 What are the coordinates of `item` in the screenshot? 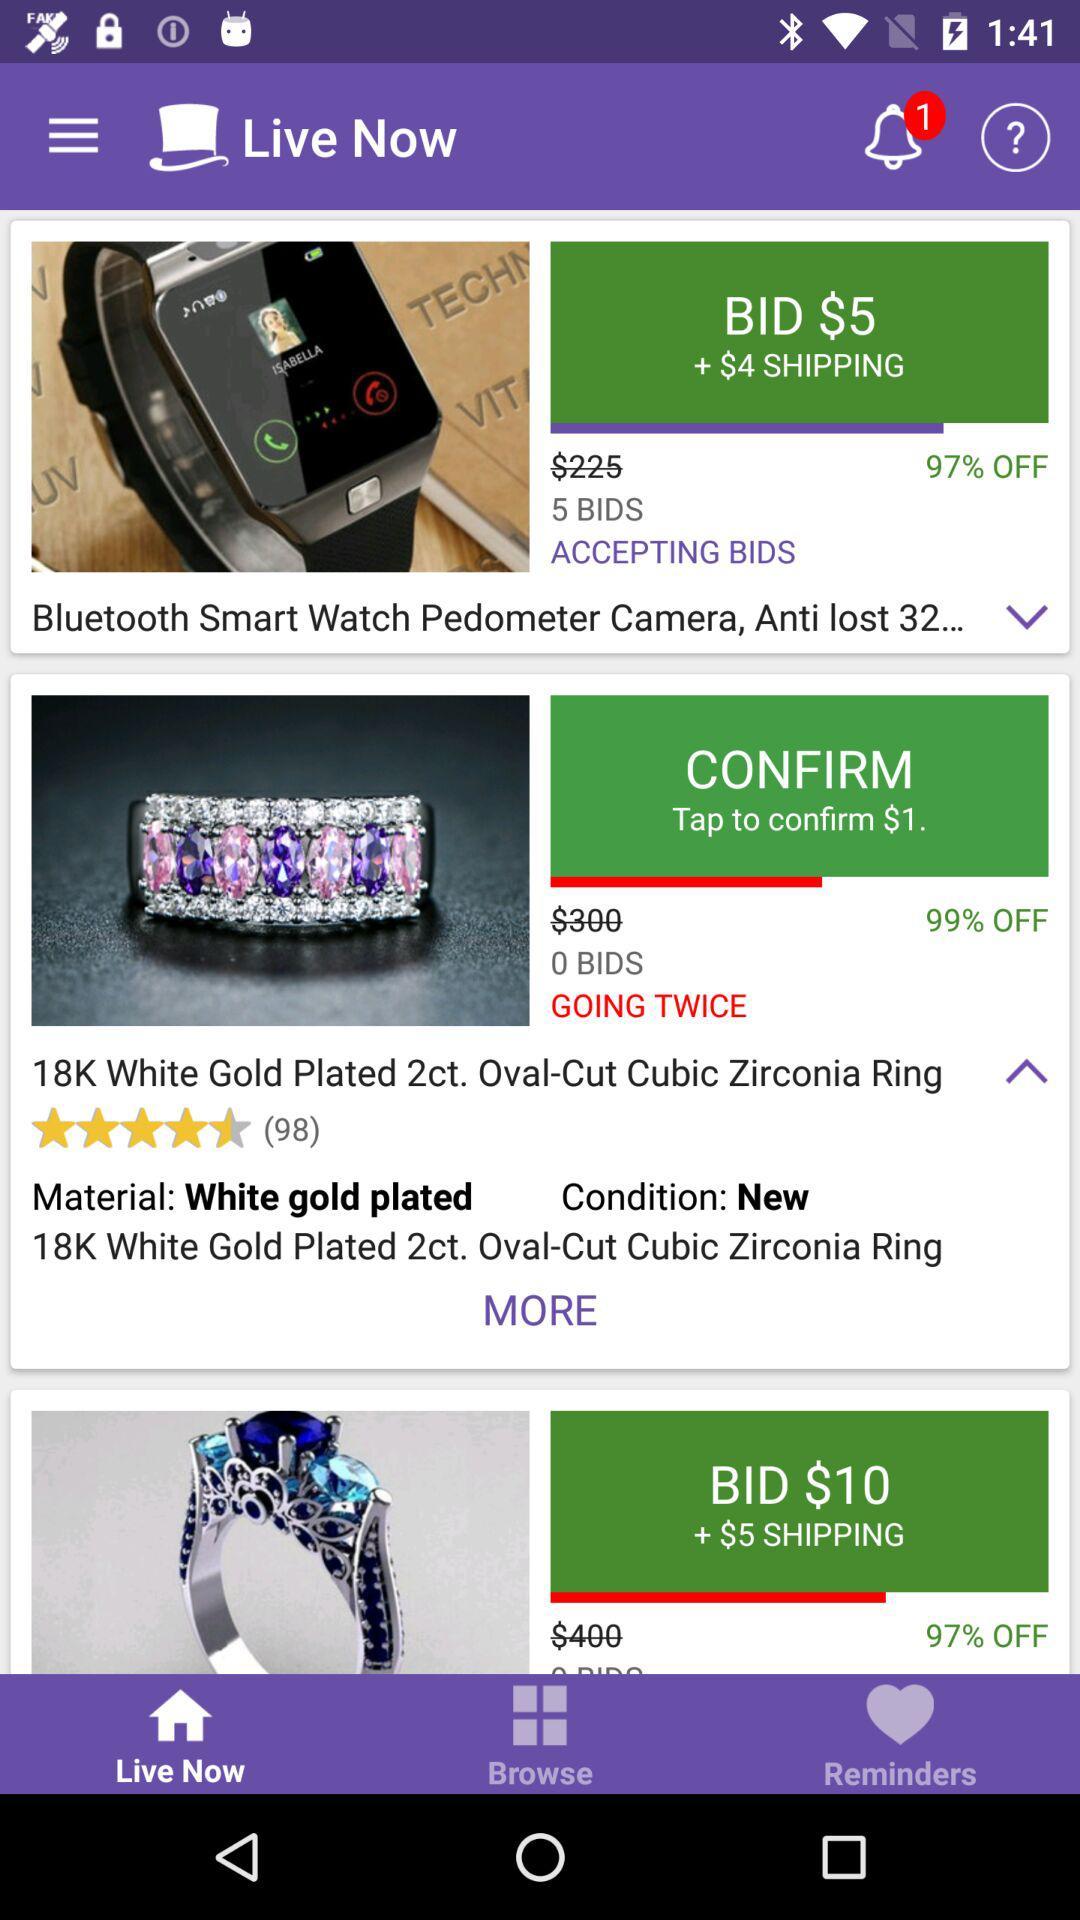 It's located at (280, 860).